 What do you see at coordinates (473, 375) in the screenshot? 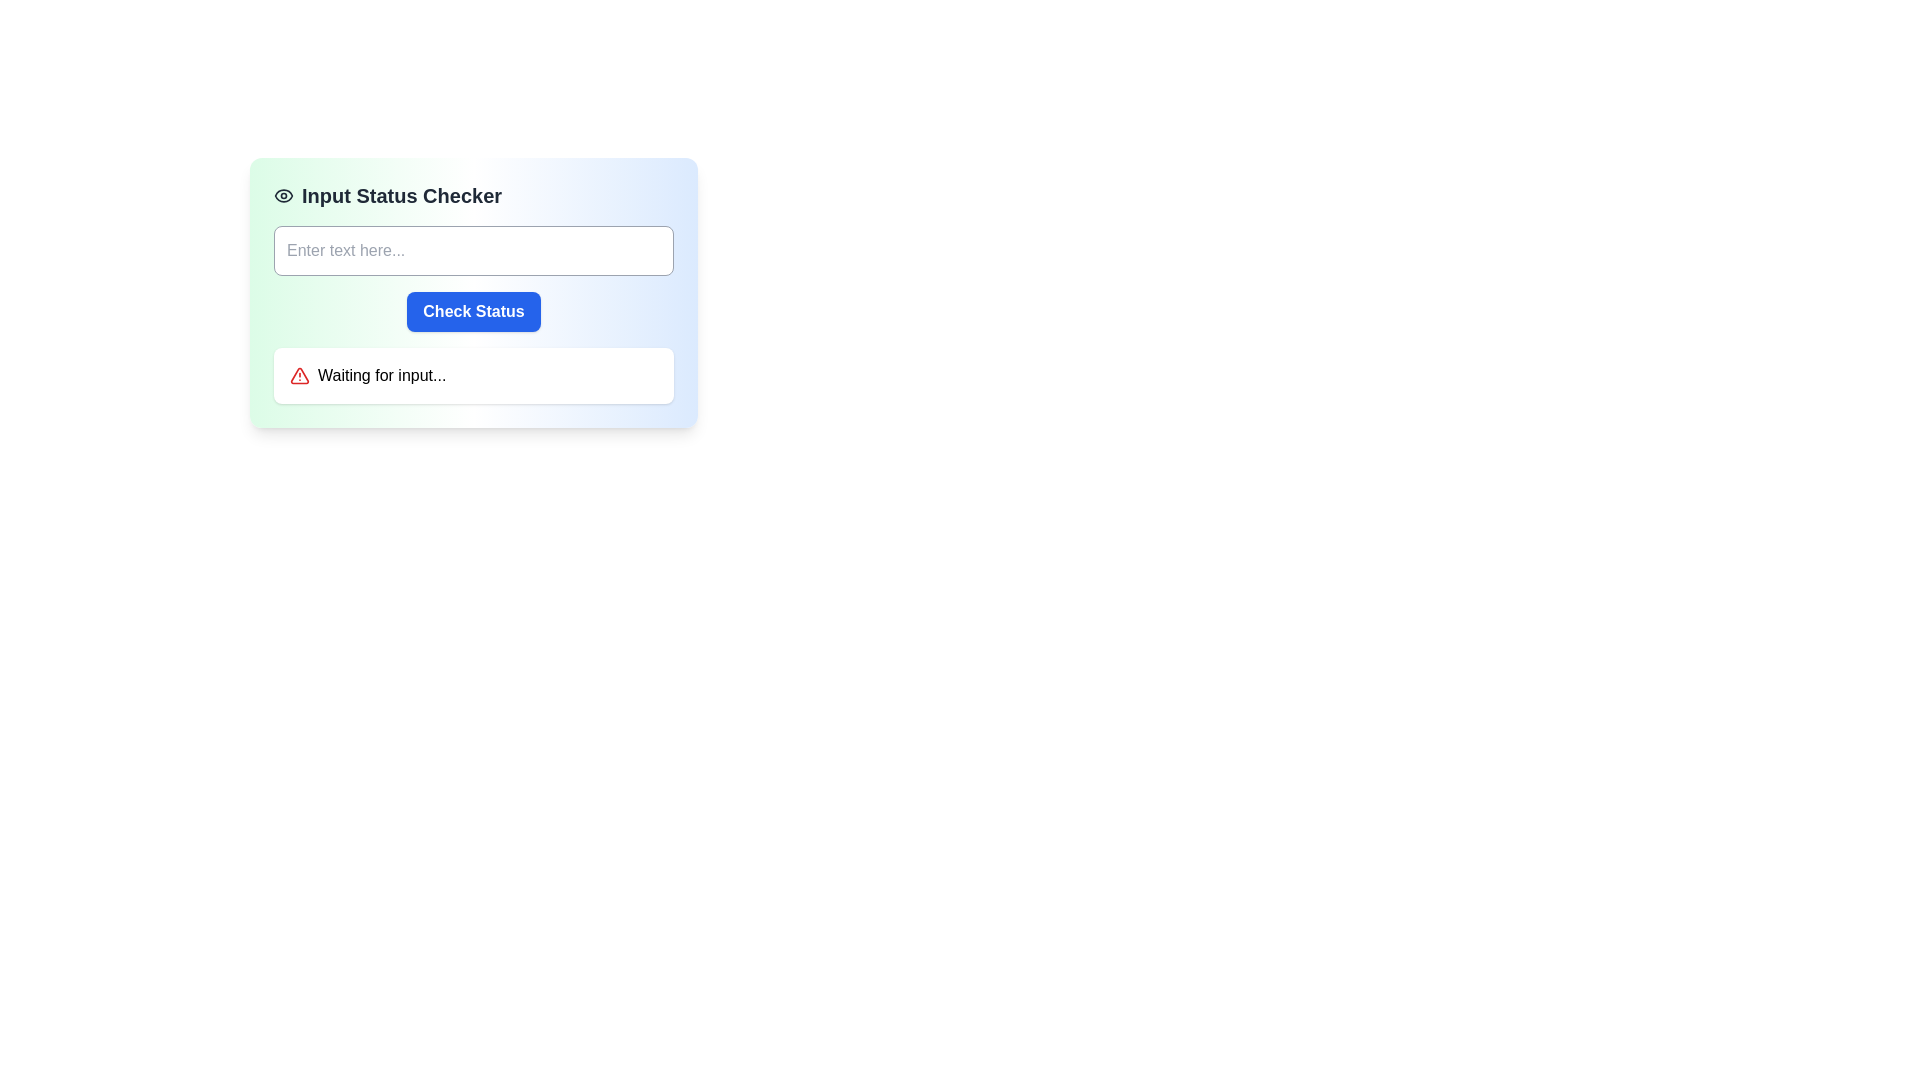
I see `the Status notification bar that indicates 'Waiting for input...'` at bounding box center [473, 375].